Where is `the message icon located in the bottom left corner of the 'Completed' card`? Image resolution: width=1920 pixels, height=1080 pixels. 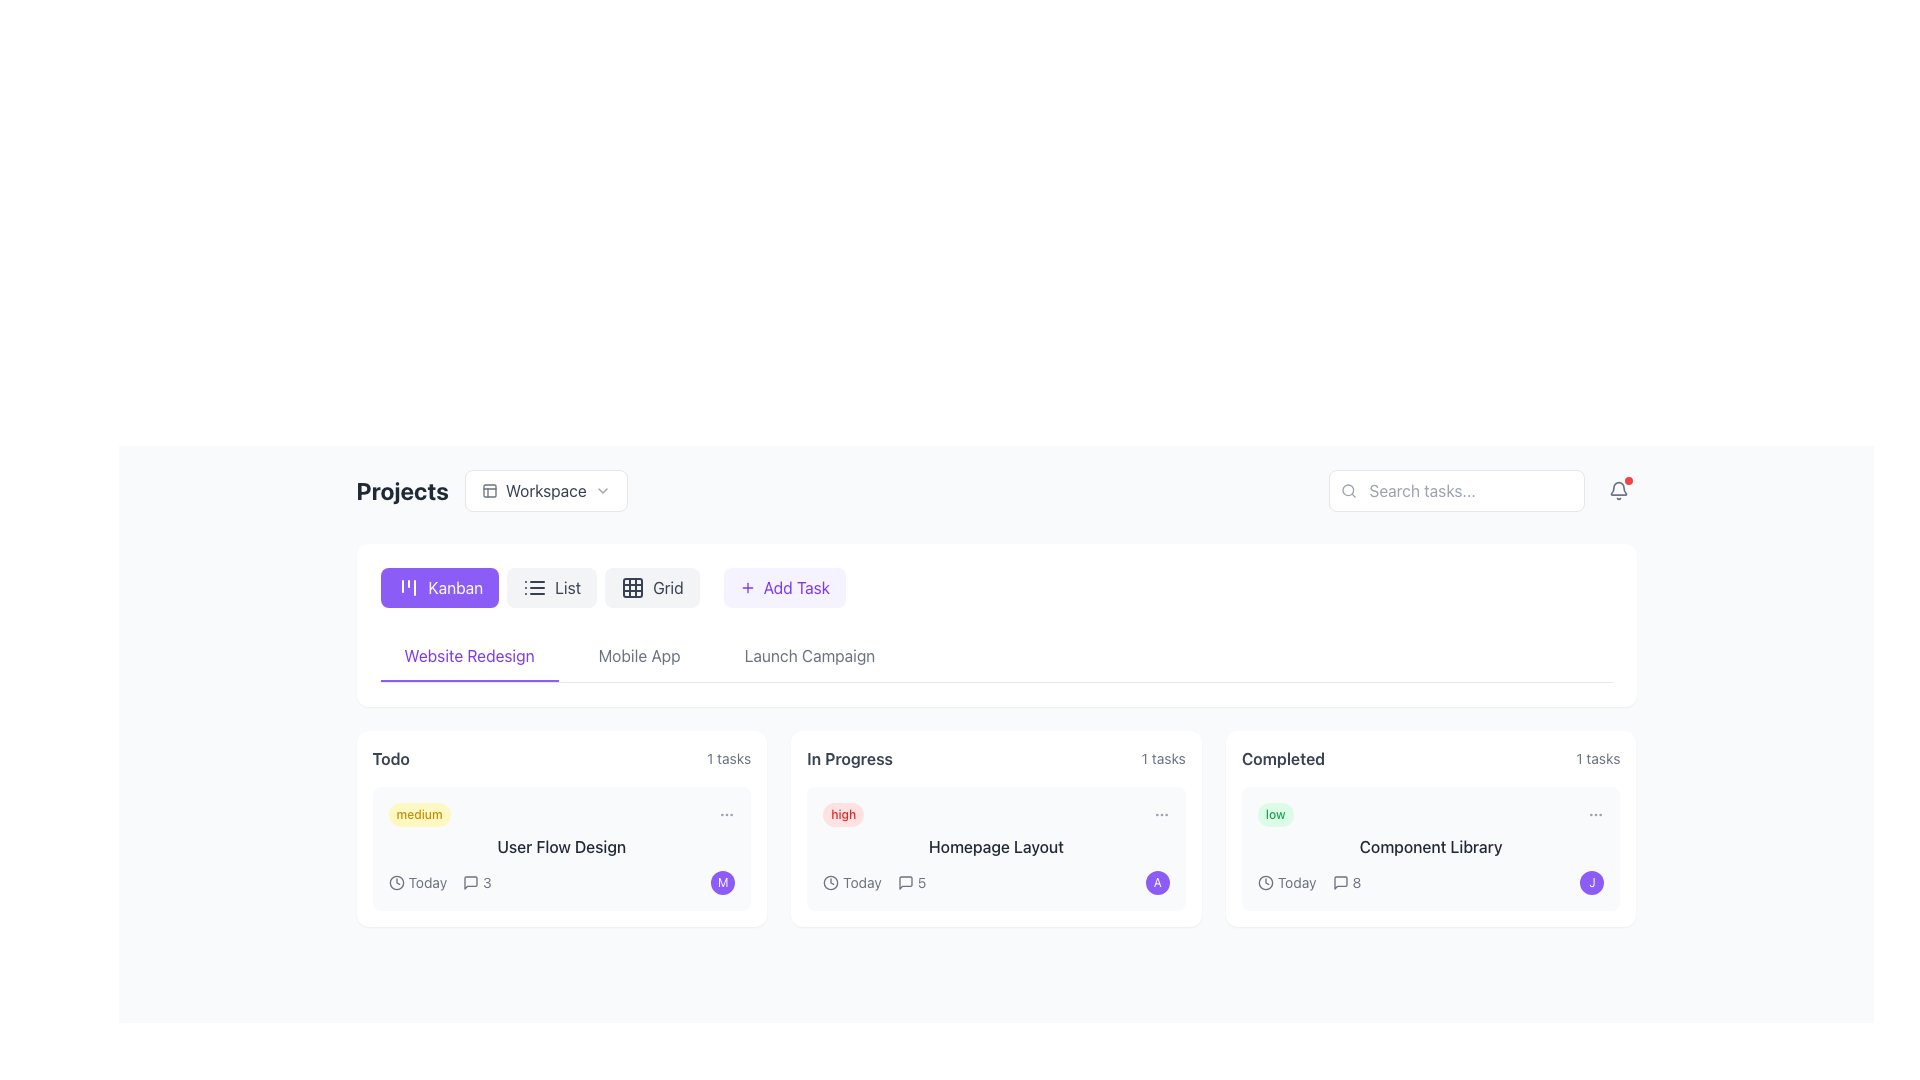 the message icon located in the bottom left corner of the 'Completed' card is located at coordinates (1340, 882).